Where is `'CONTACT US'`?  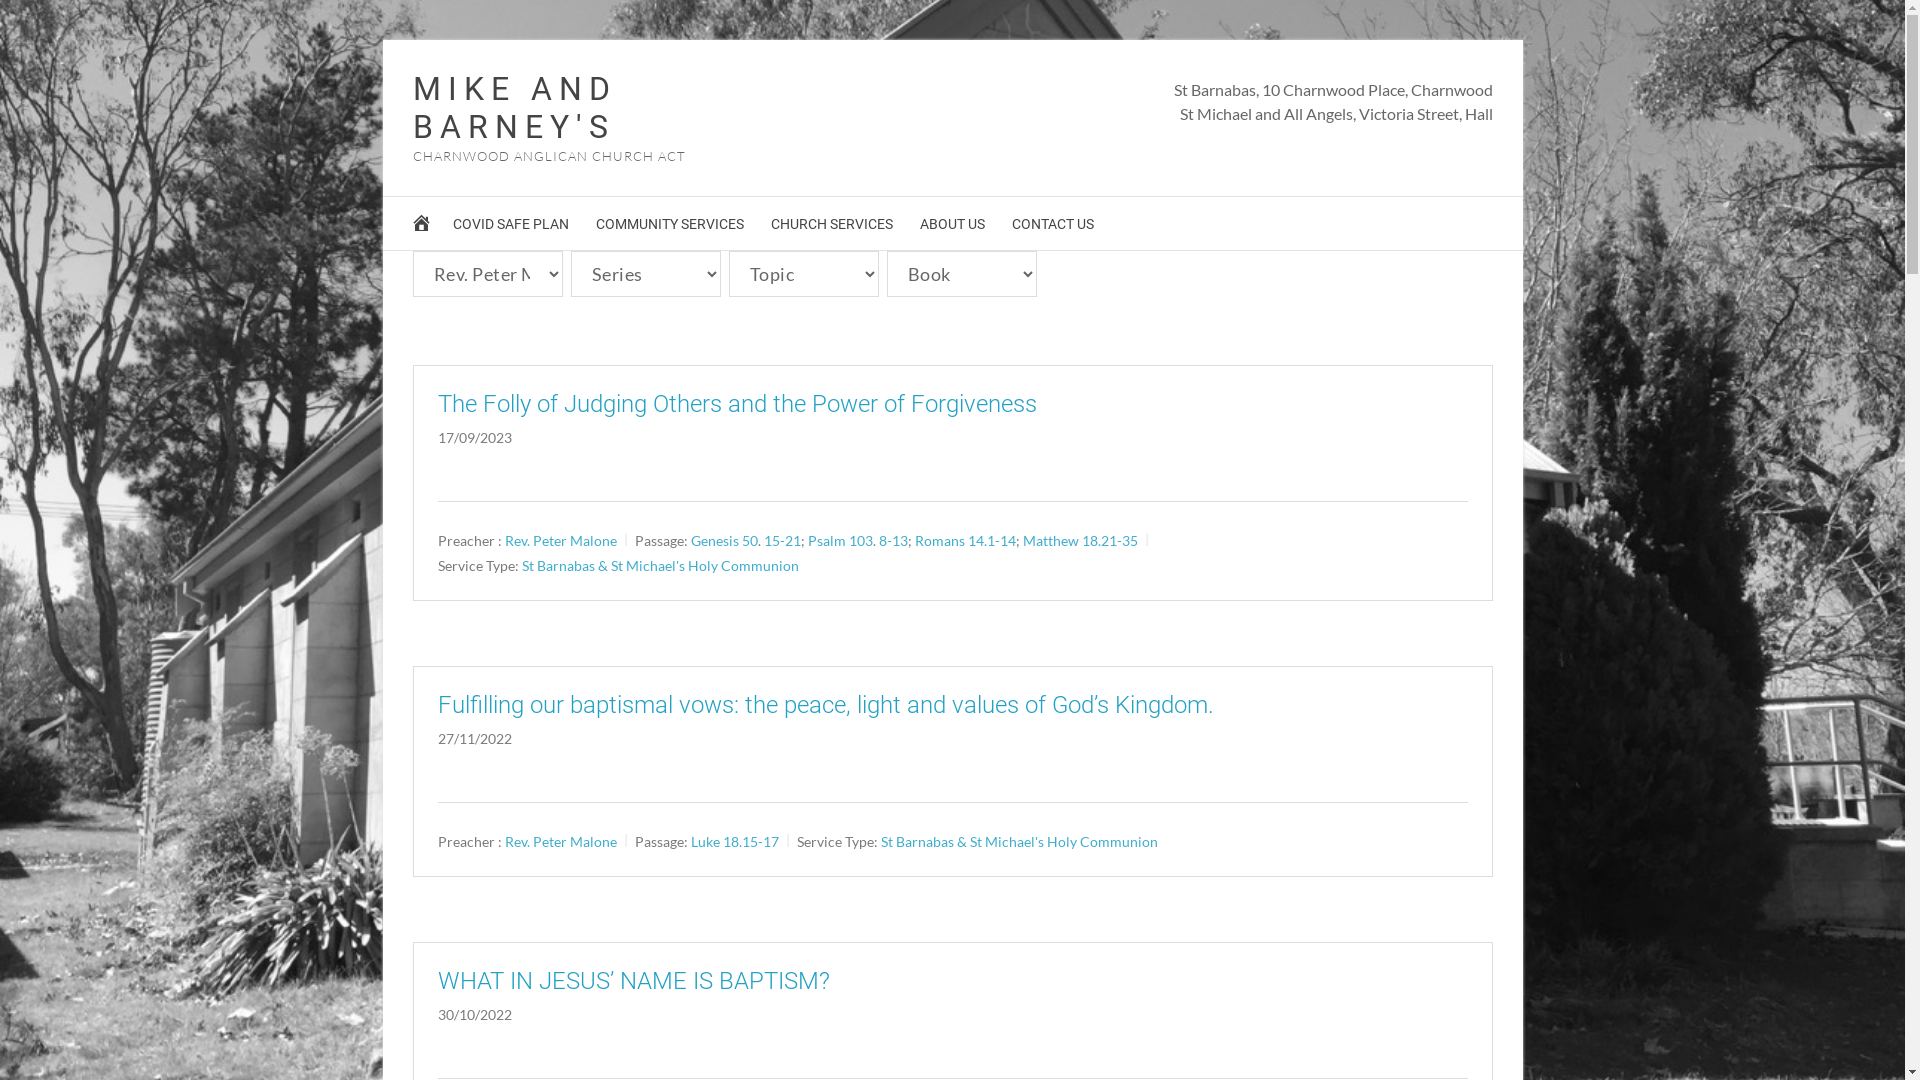 'CONTACT US' is located at coordinates (1051, 223).